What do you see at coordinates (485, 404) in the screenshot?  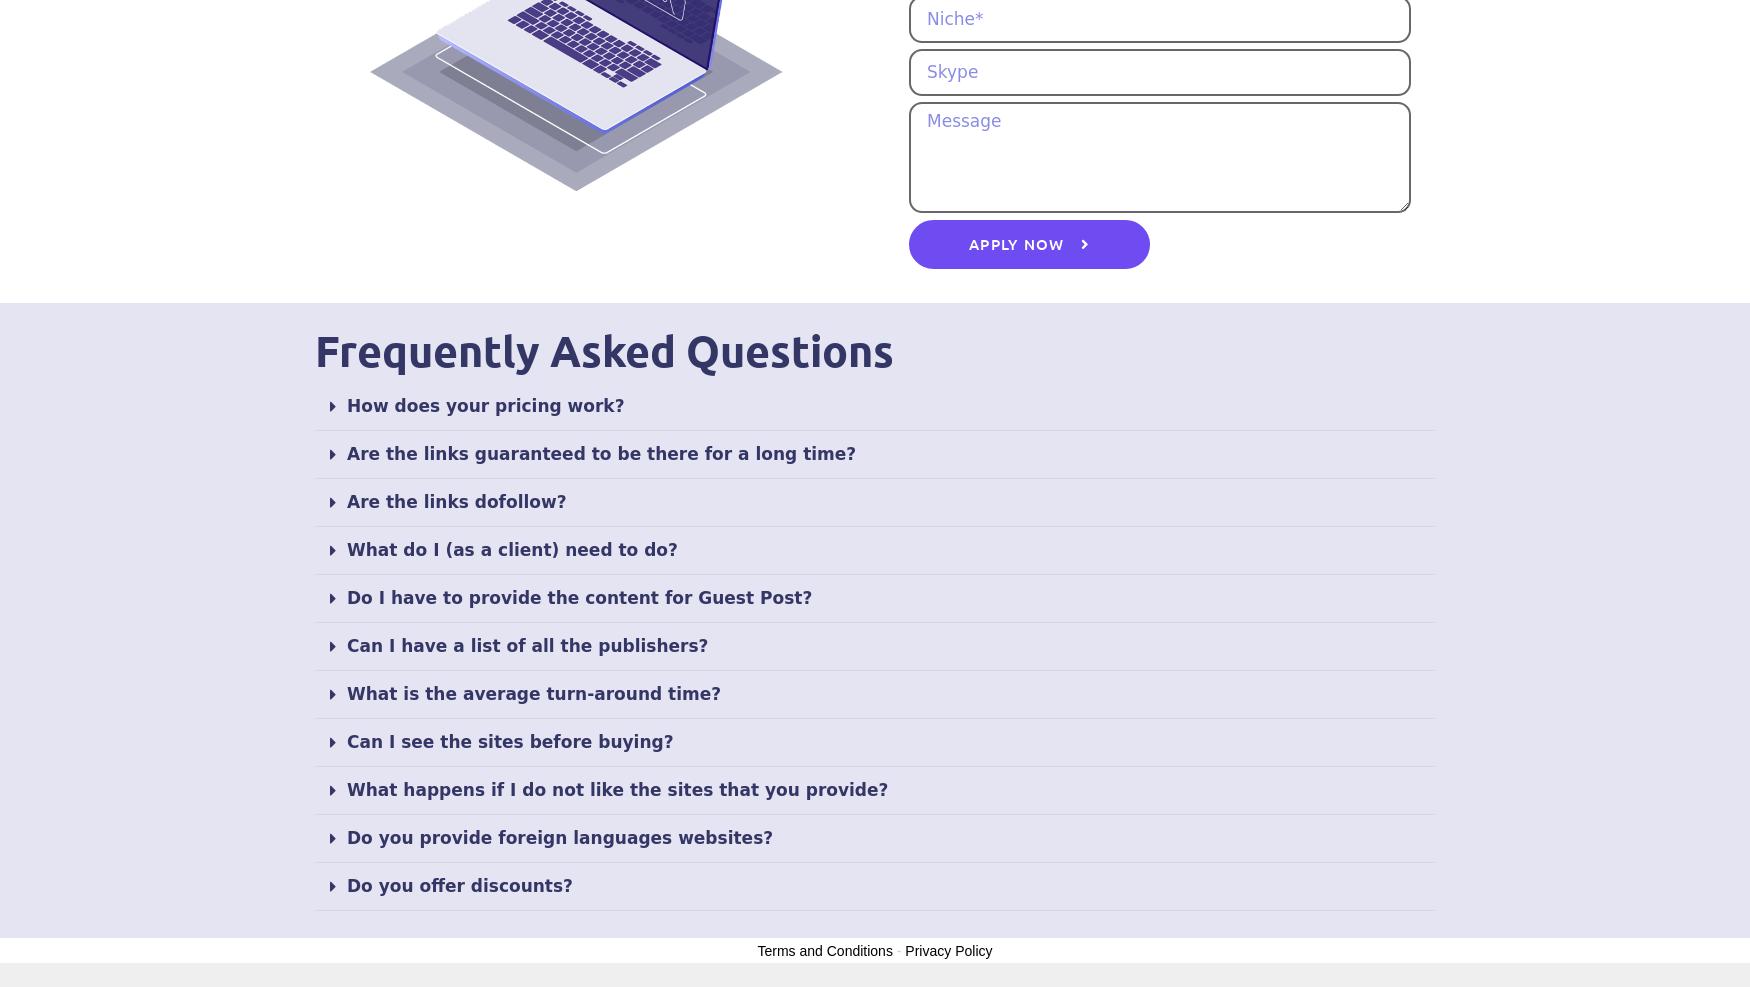 I see `'How does your pricing work?'` at bounding box center [485, 404].